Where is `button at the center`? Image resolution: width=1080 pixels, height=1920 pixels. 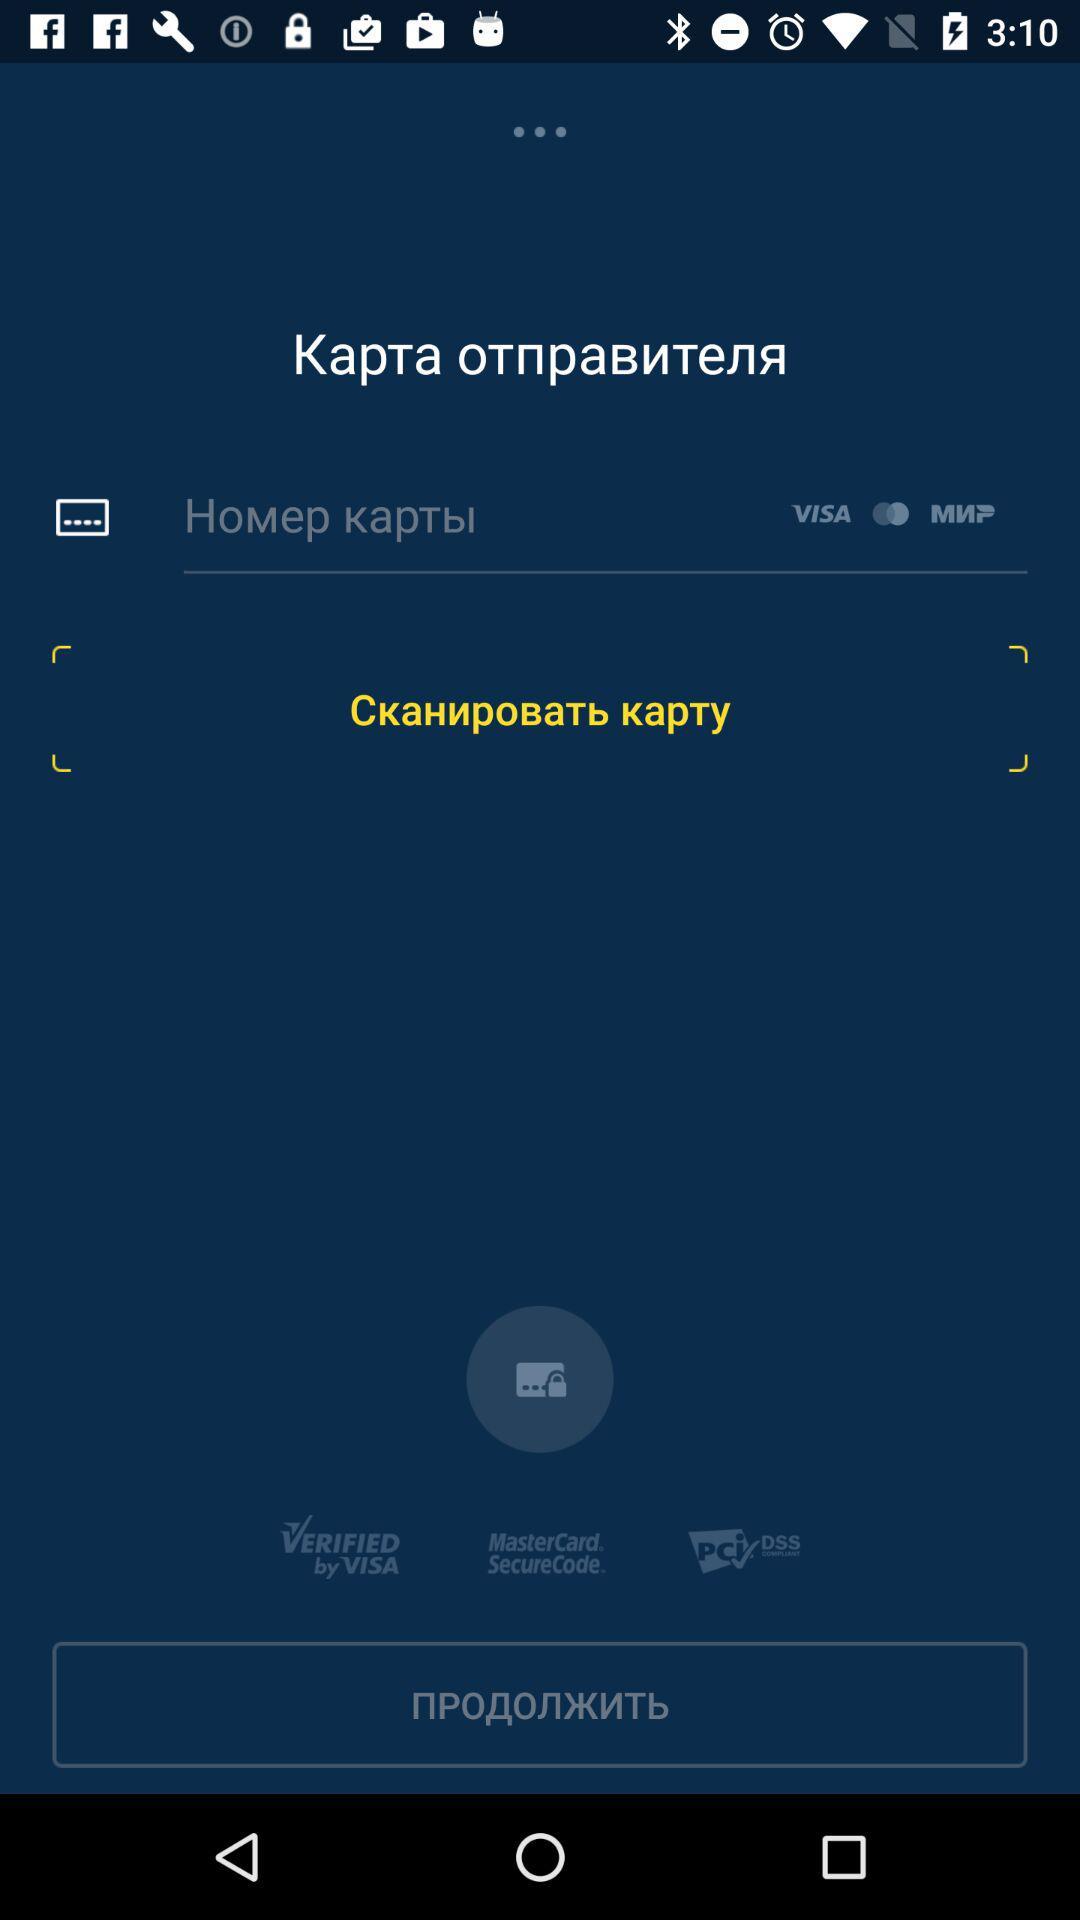
button at the center is located at coordinates (540, 708).